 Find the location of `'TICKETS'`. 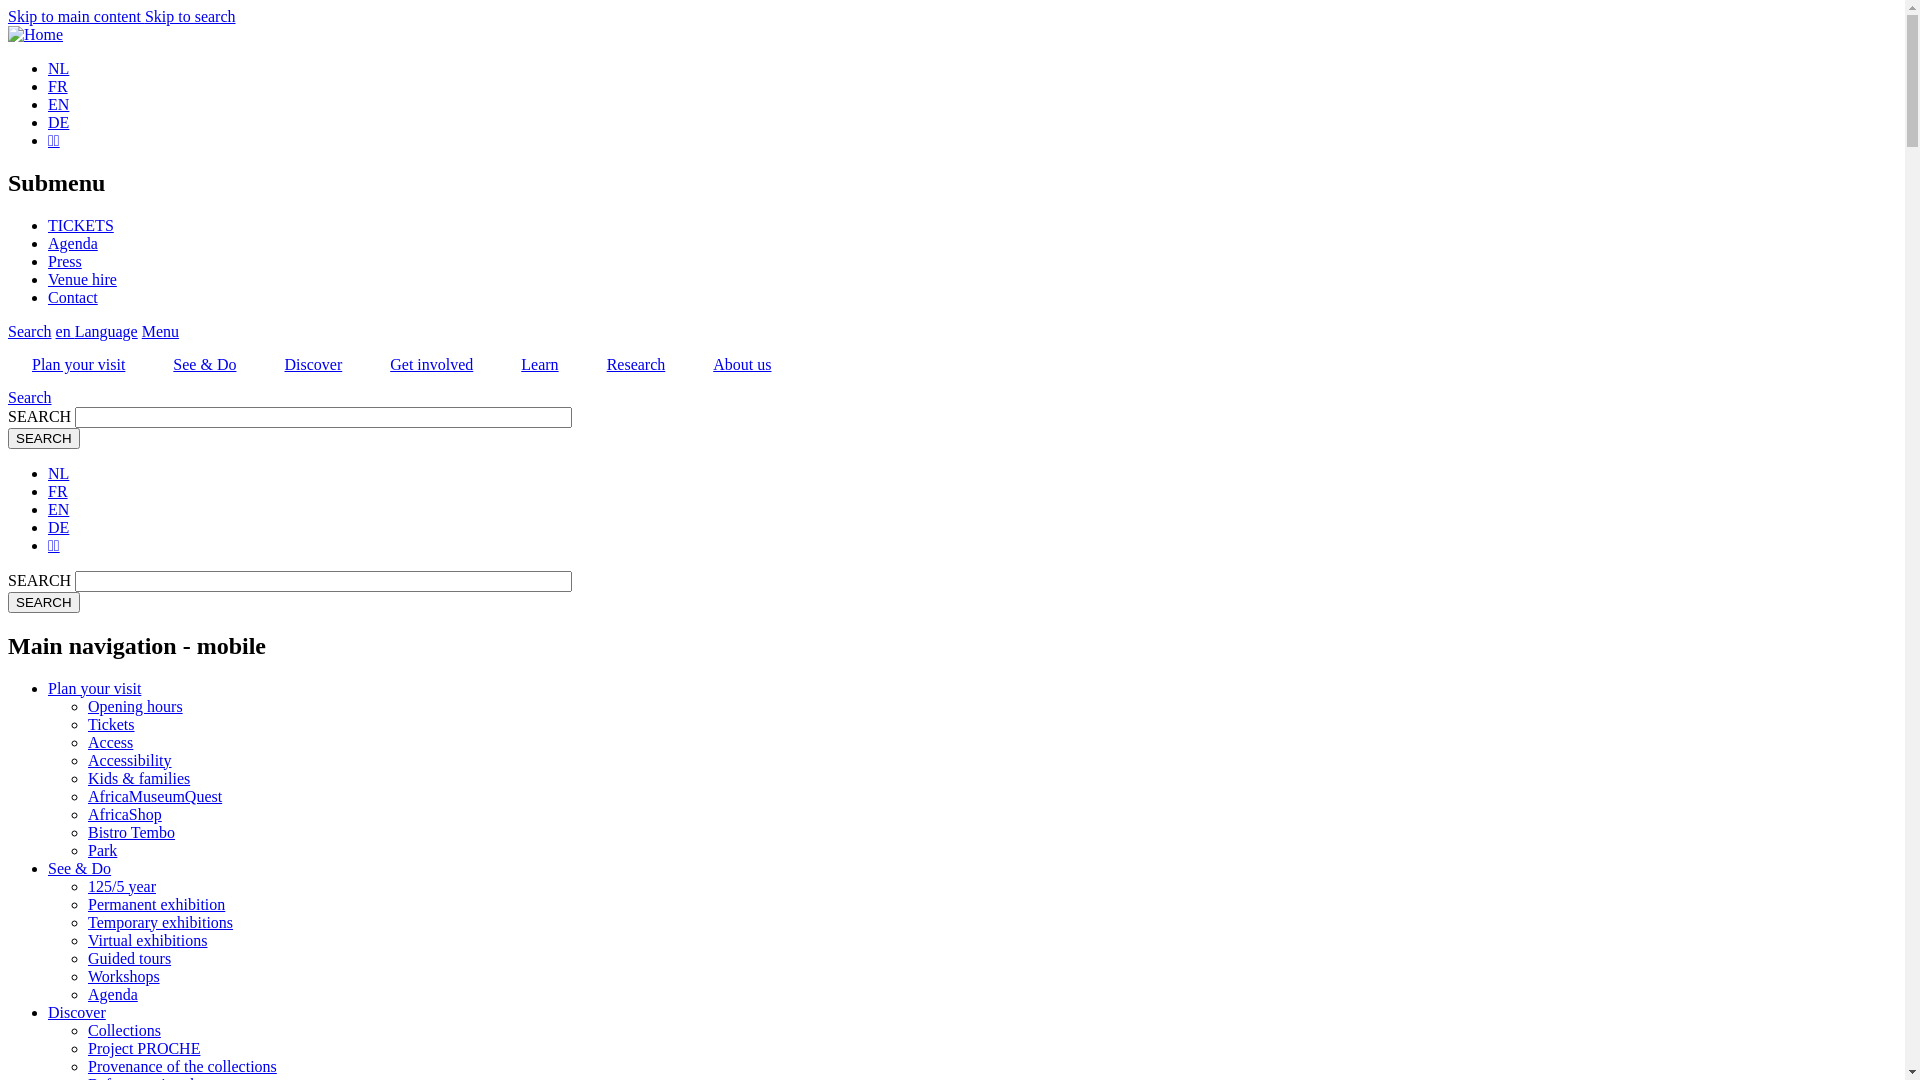

'TICKETS' is located at coordinates (80, 225).